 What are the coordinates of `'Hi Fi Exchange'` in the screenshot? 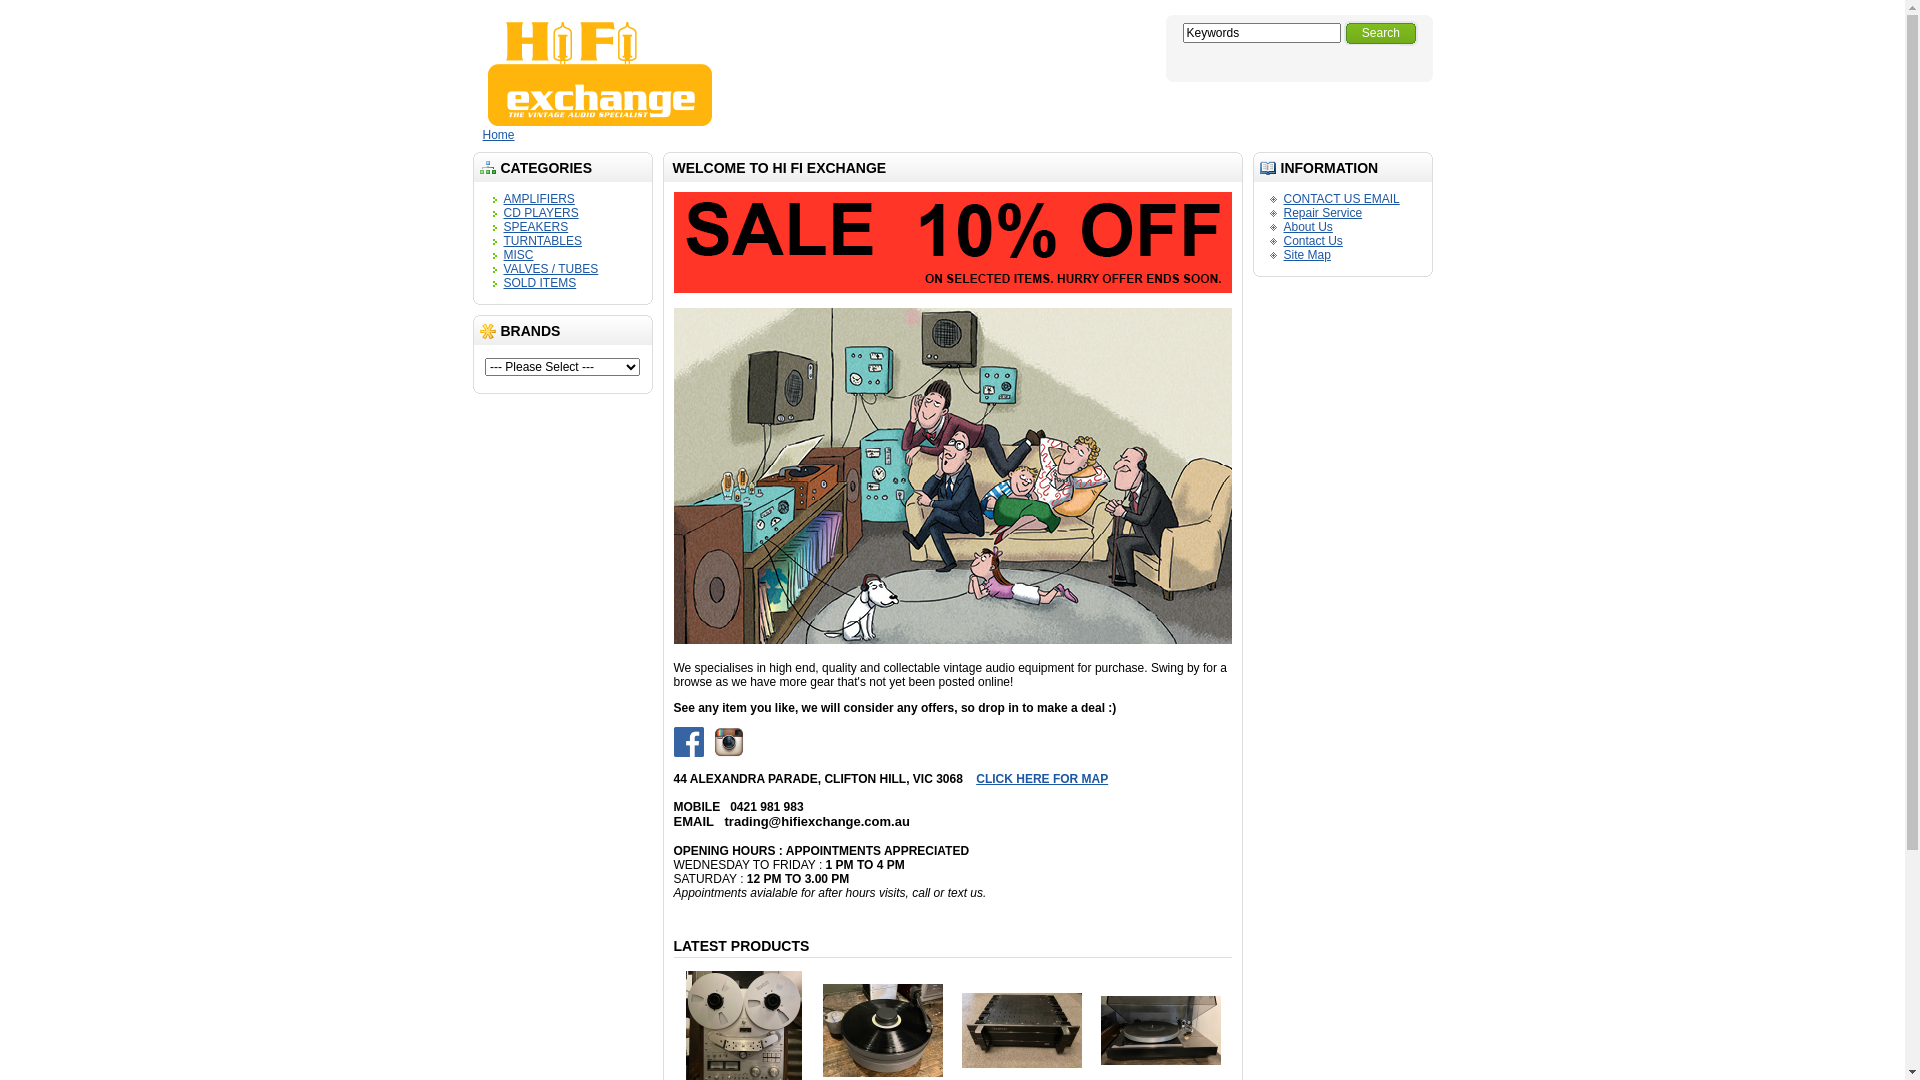 It's located at (599, 72).